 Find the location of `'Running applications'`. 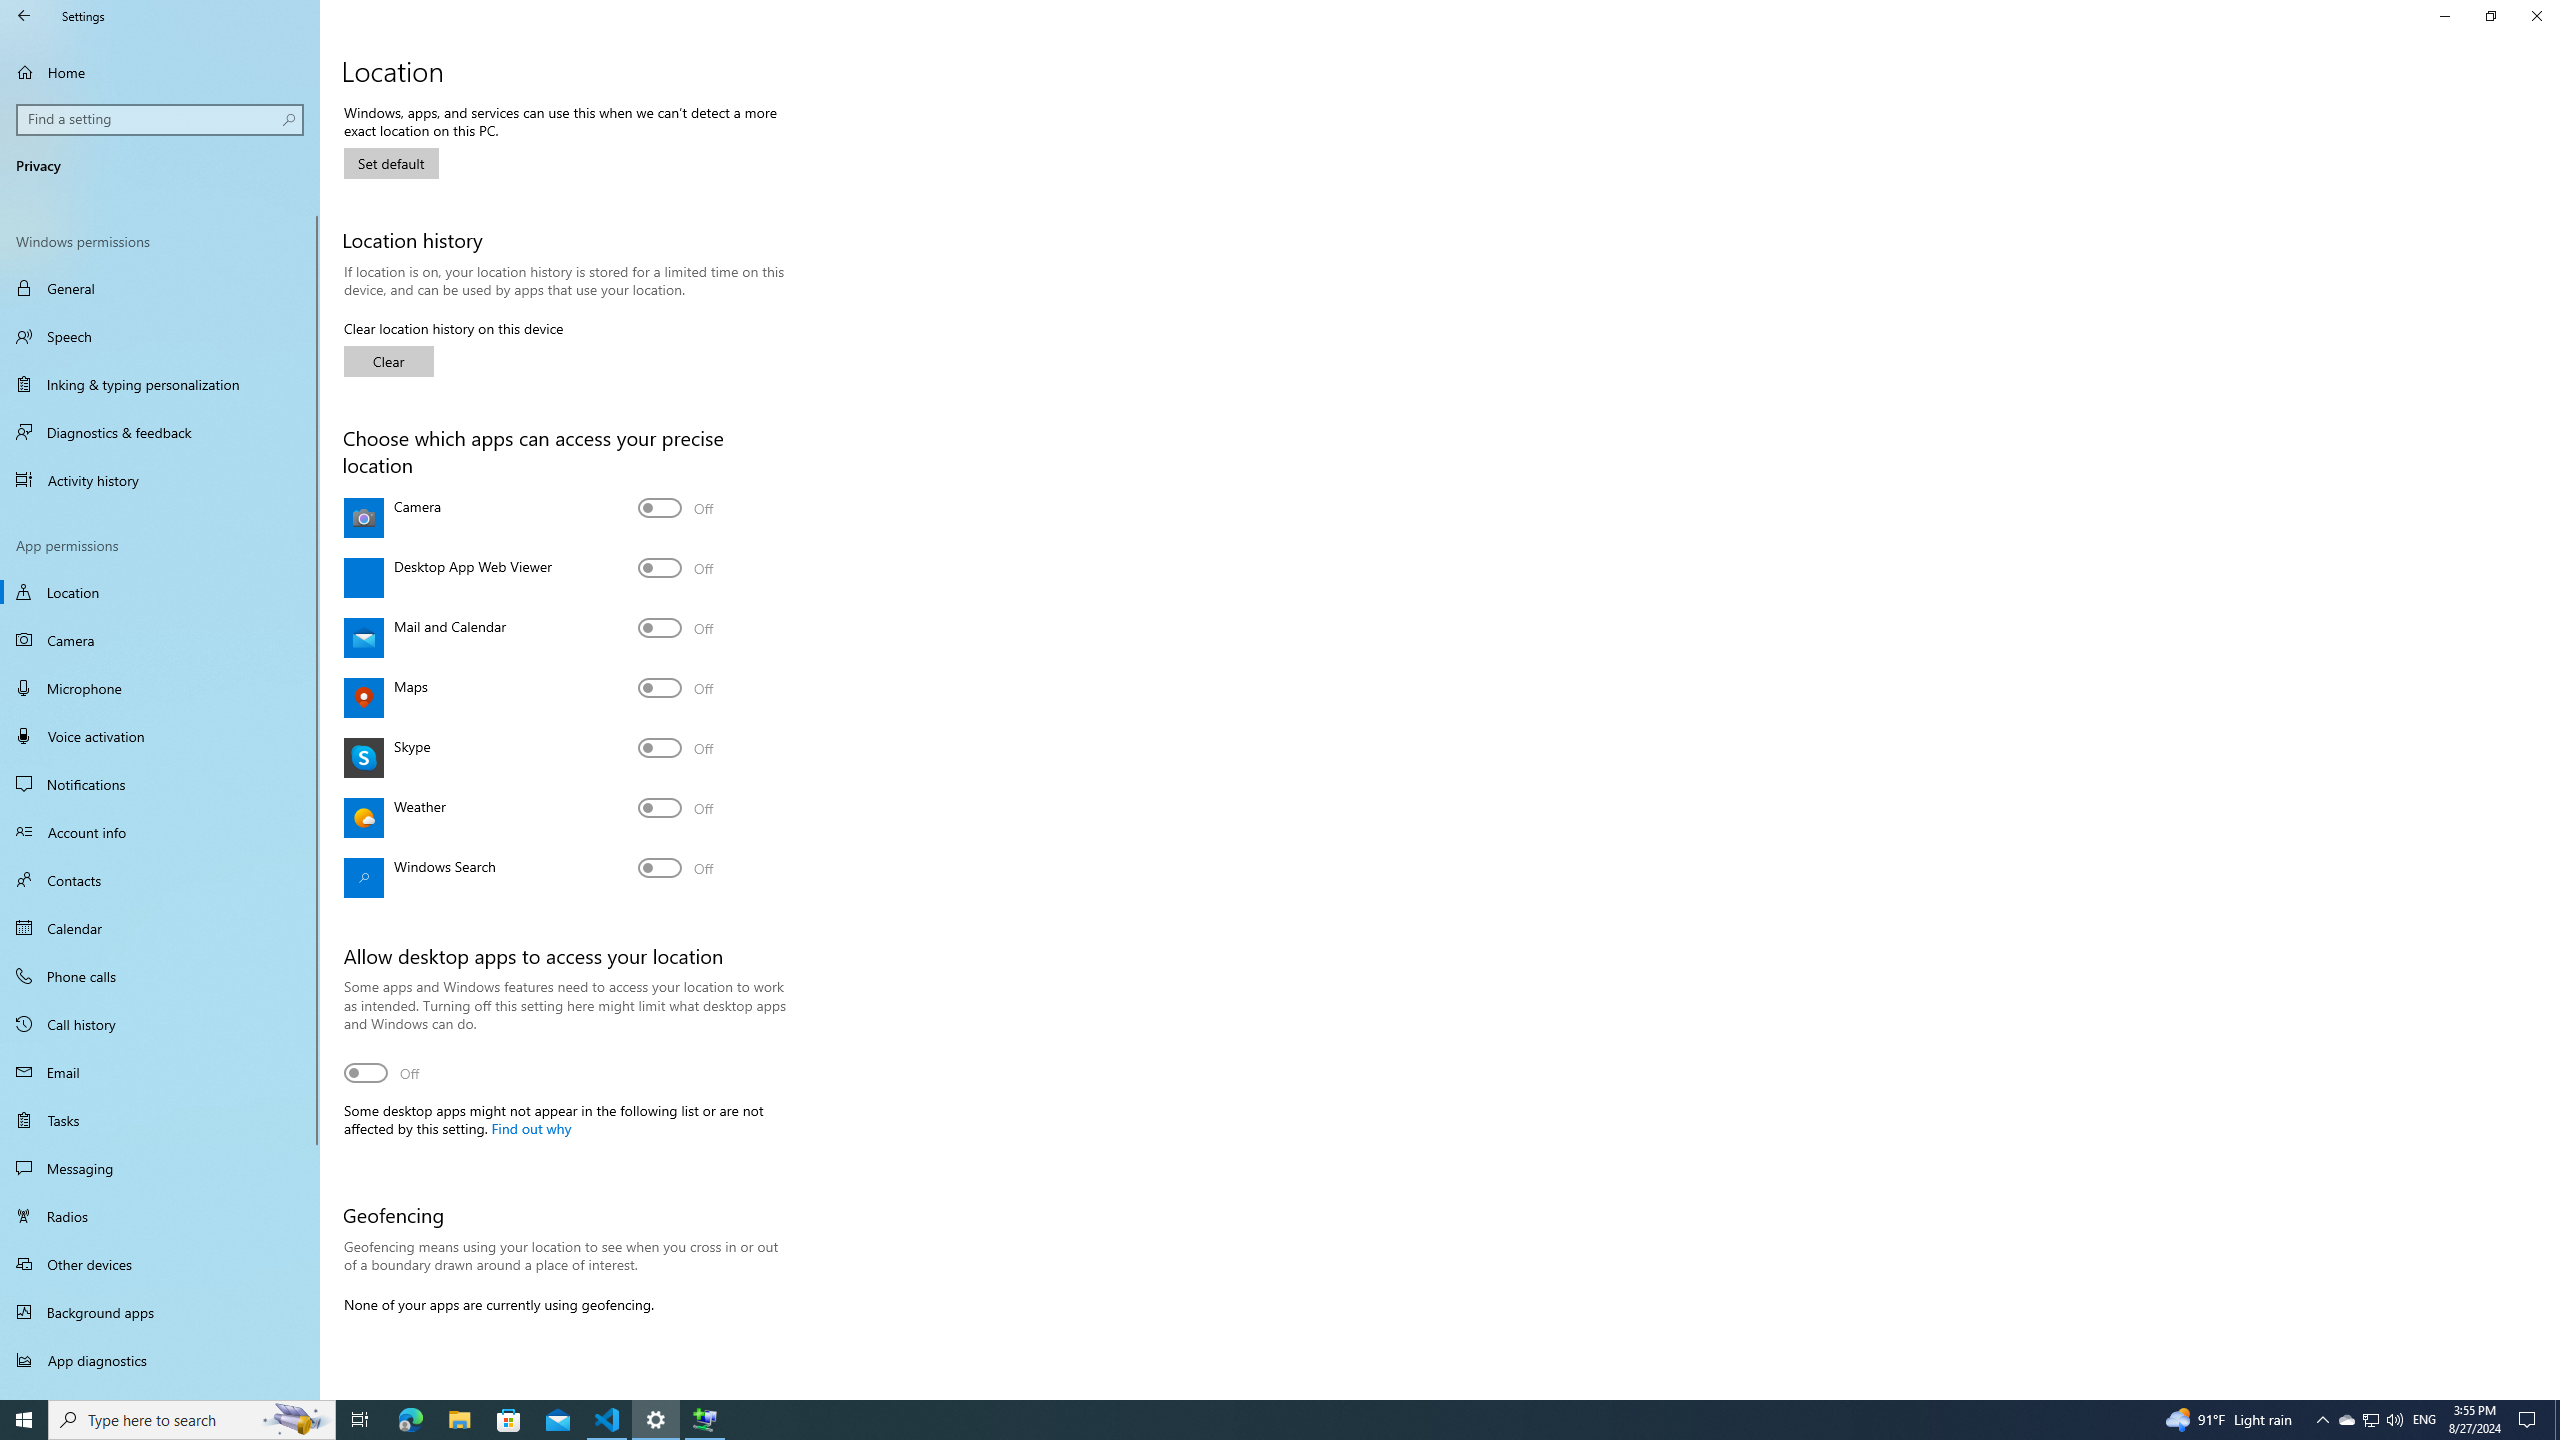

'Running applications' is located at coordinates (1242, 1418).